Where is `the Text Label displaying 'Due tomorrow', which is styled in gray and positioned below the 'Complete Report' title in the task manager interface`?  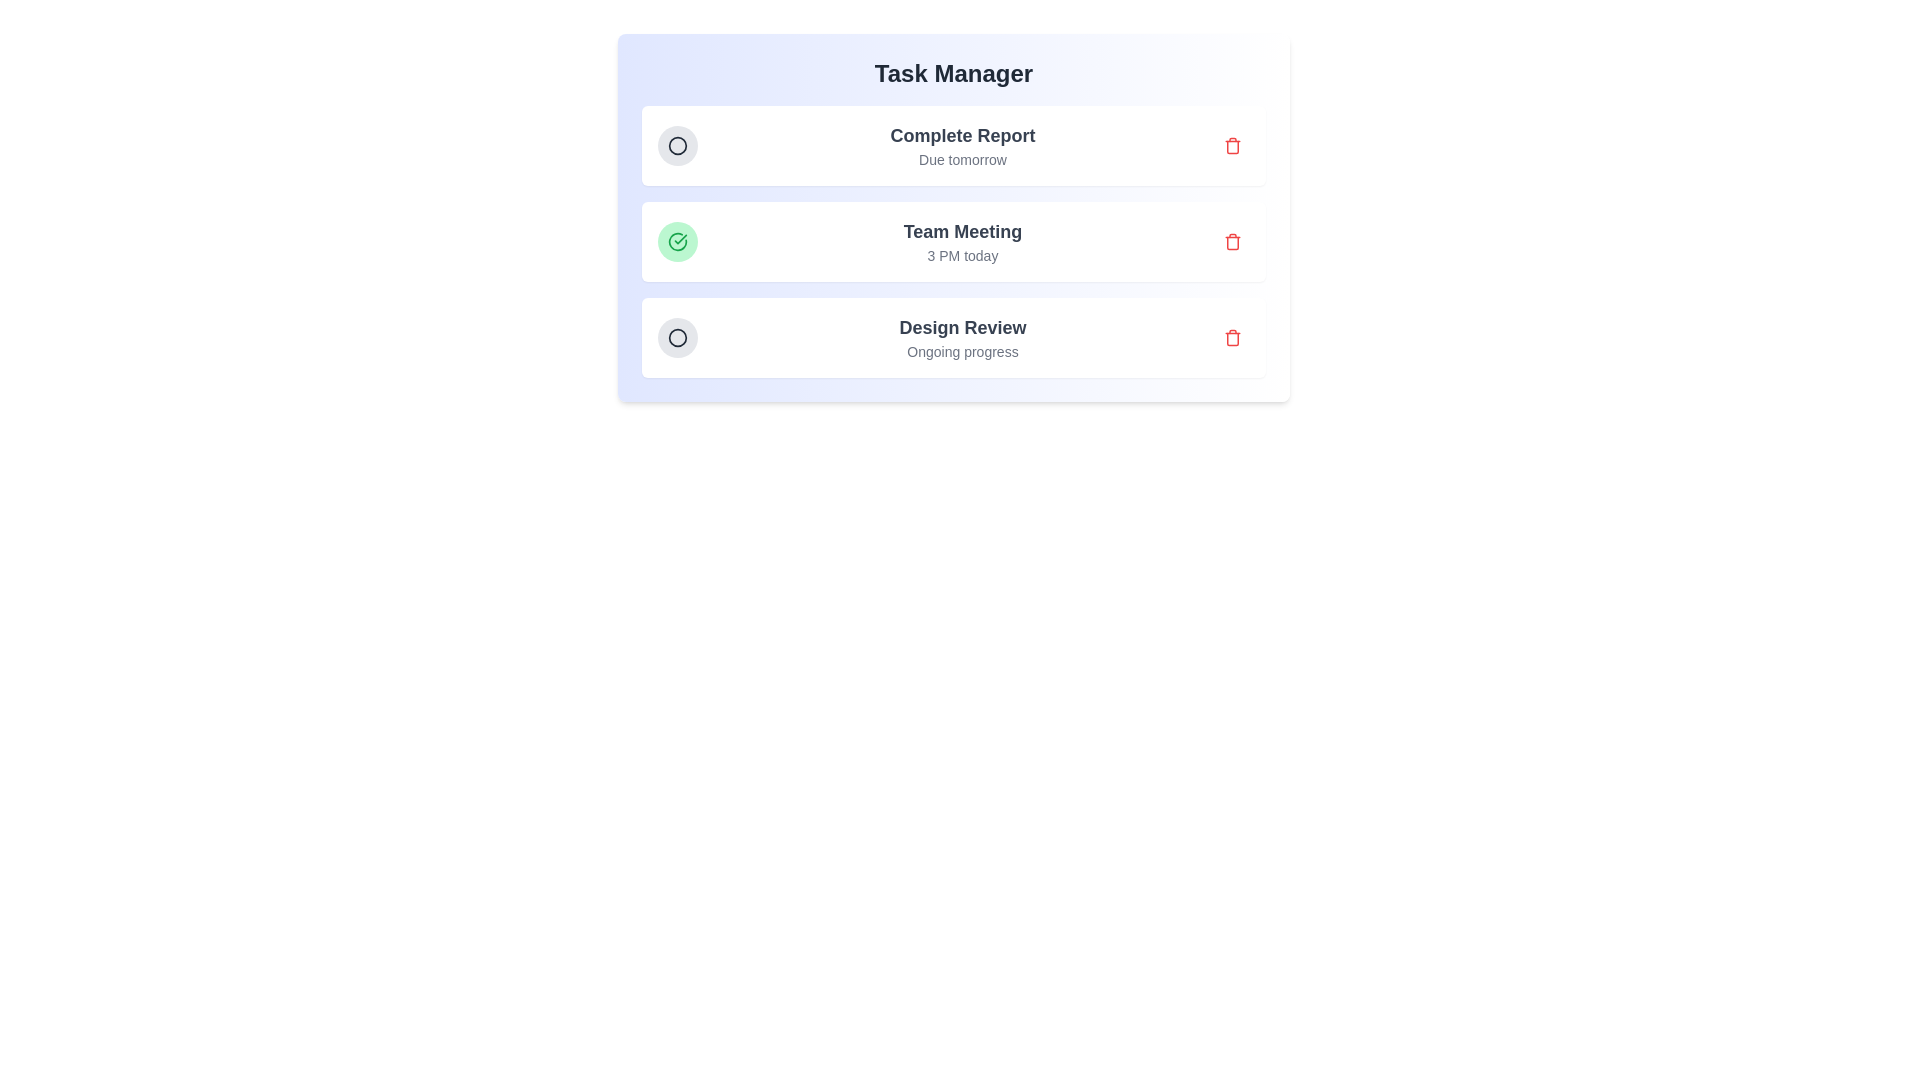
the Text Label displaying 'Due tomorrow', which is styled in gray and positioned below the 'Complete Report' title in the task manager interface is located at coordinates (963, 158).